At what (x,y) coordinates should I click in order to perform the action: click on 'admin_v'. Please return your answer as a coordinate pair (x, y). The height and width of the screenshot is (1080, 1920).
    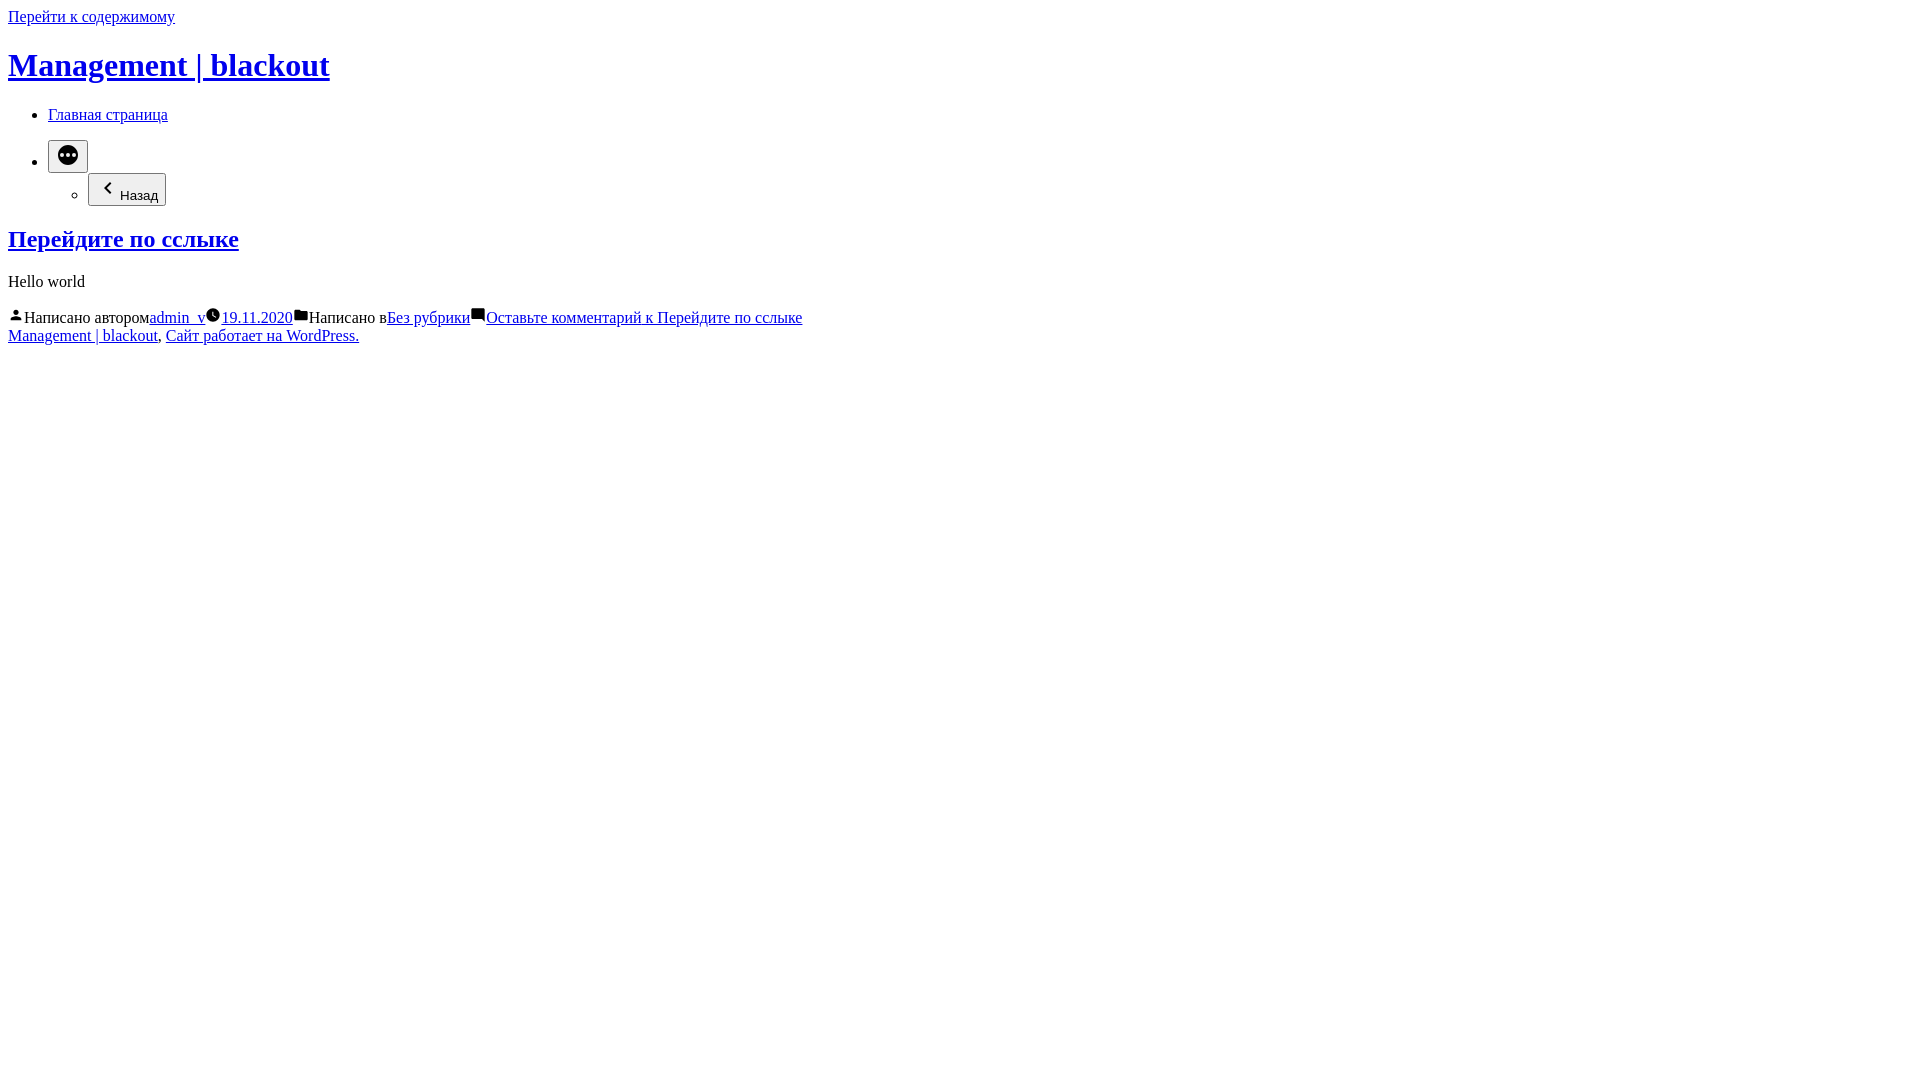
    Looking at the image, I should click on (147, 316).